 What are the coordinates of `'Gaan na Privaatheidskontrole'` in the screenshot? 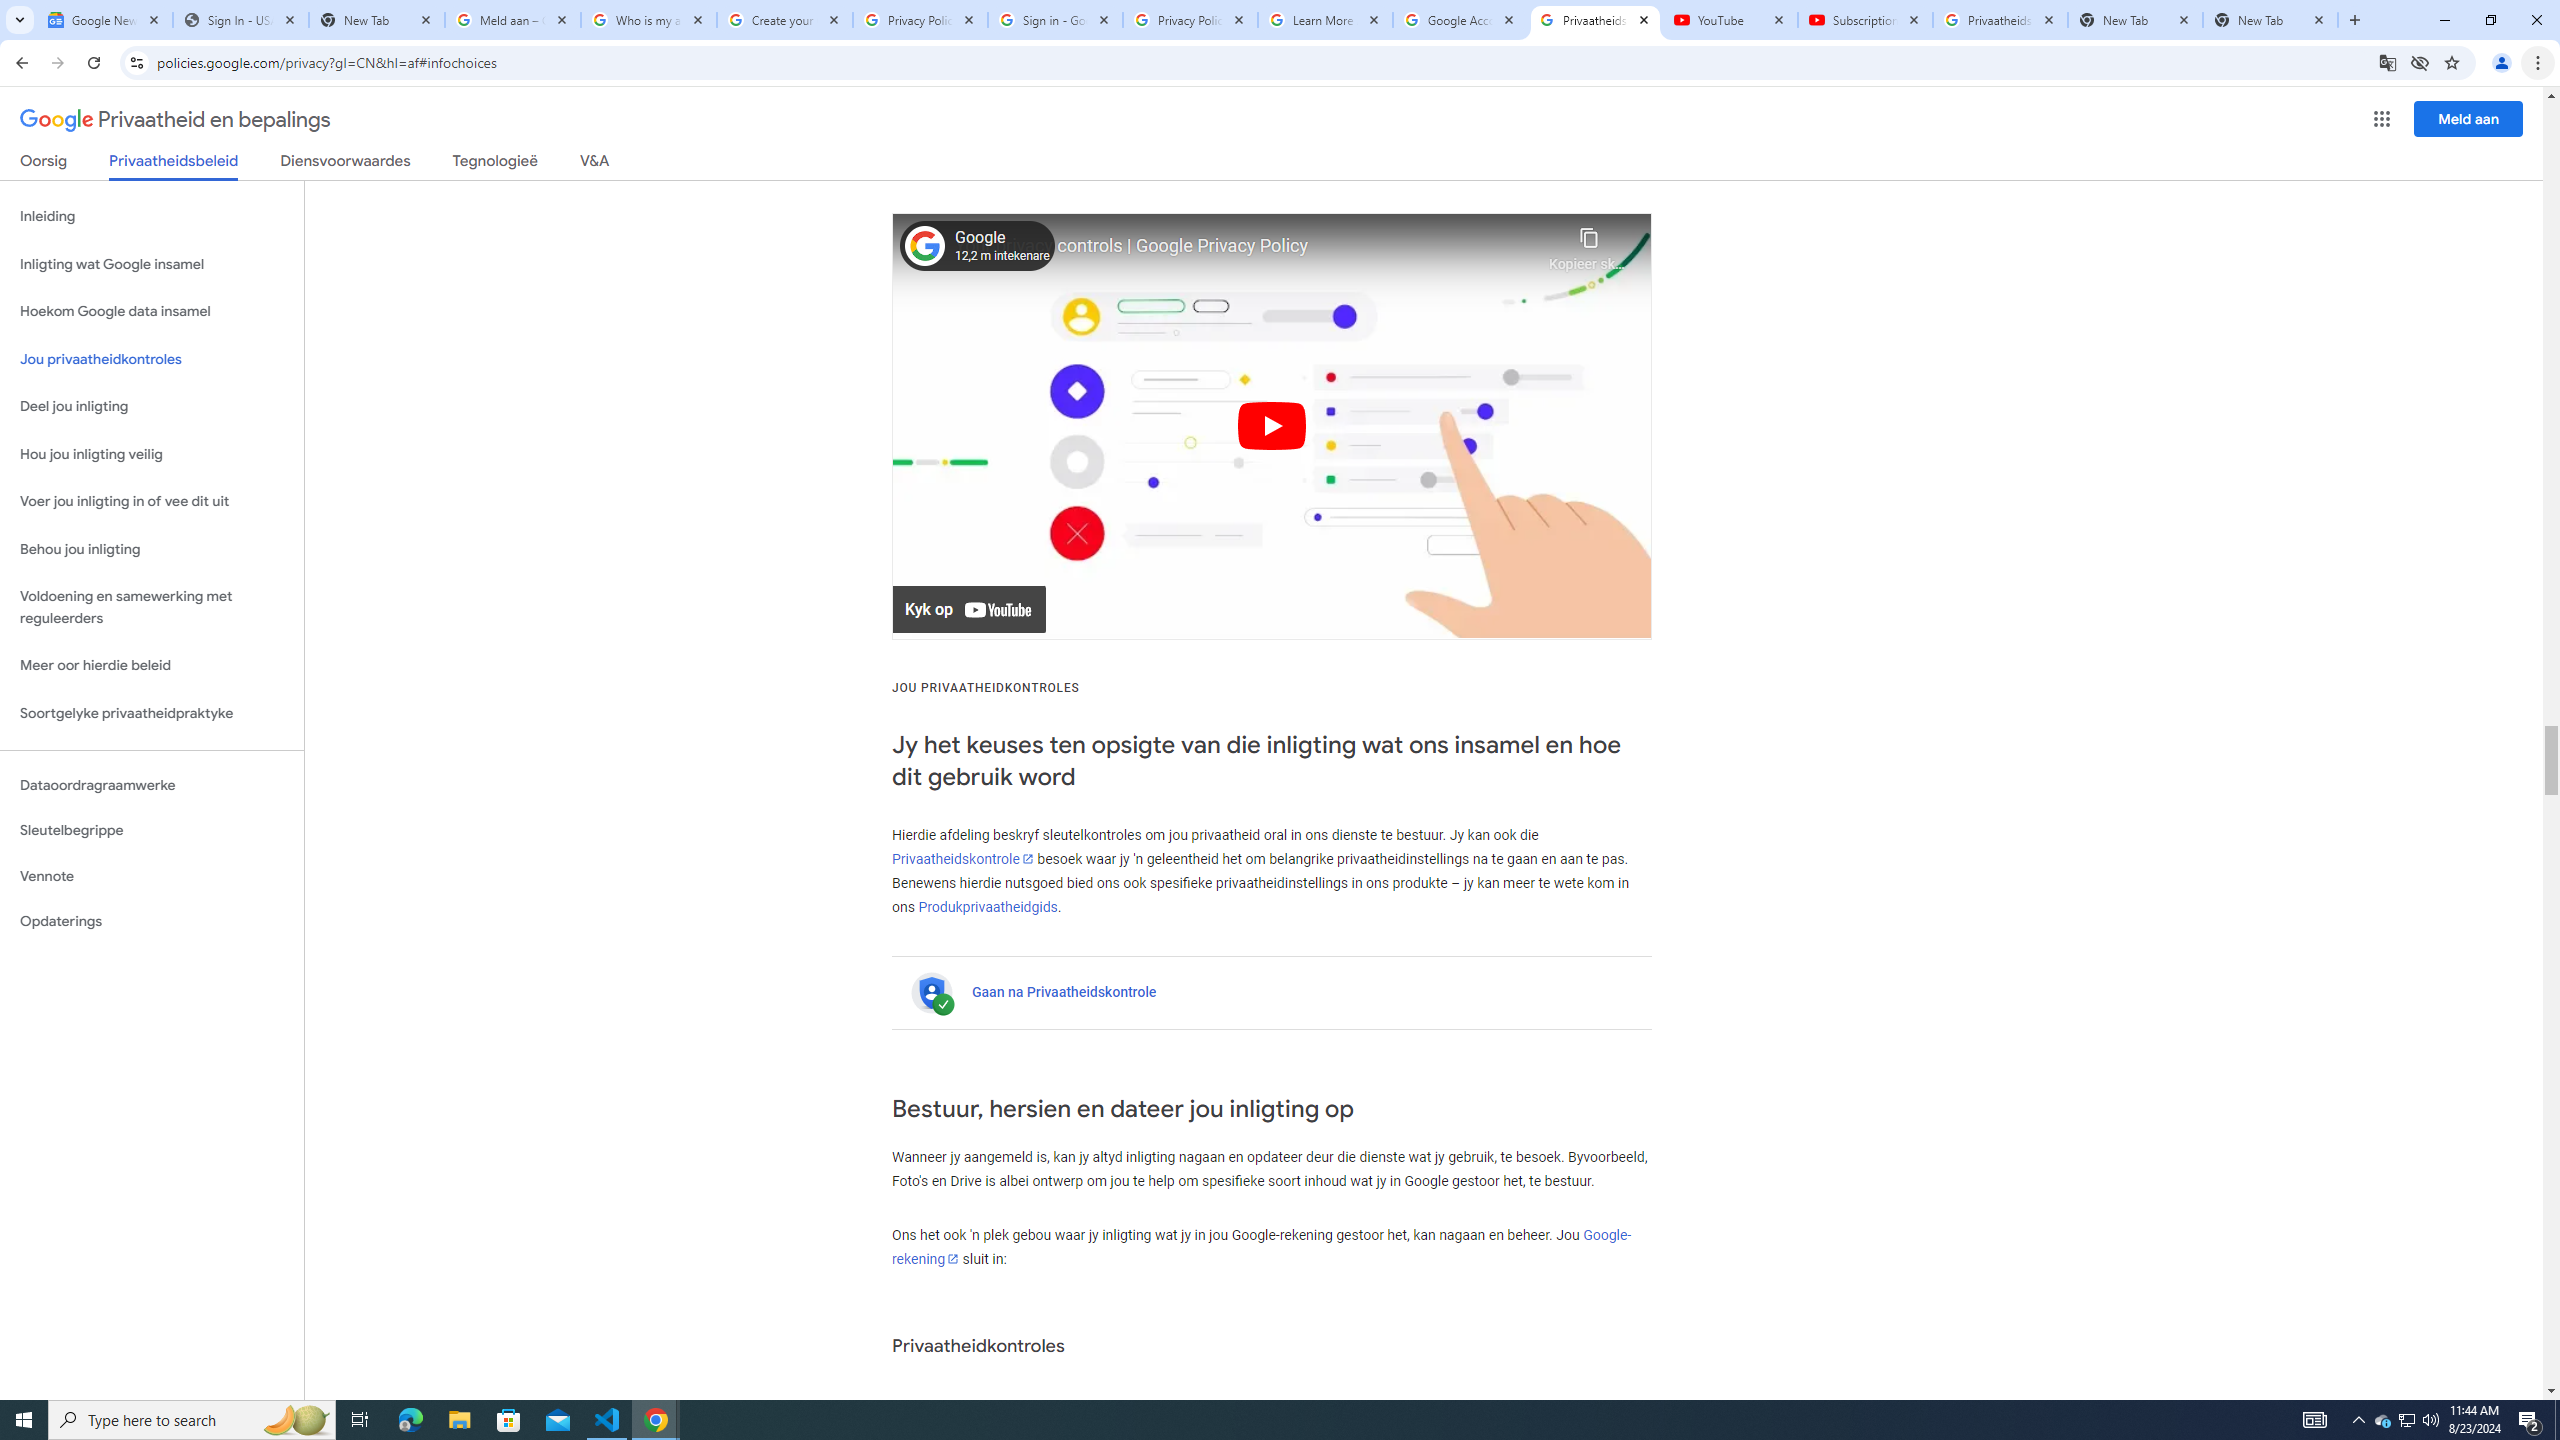 It's located at (1063, 991).